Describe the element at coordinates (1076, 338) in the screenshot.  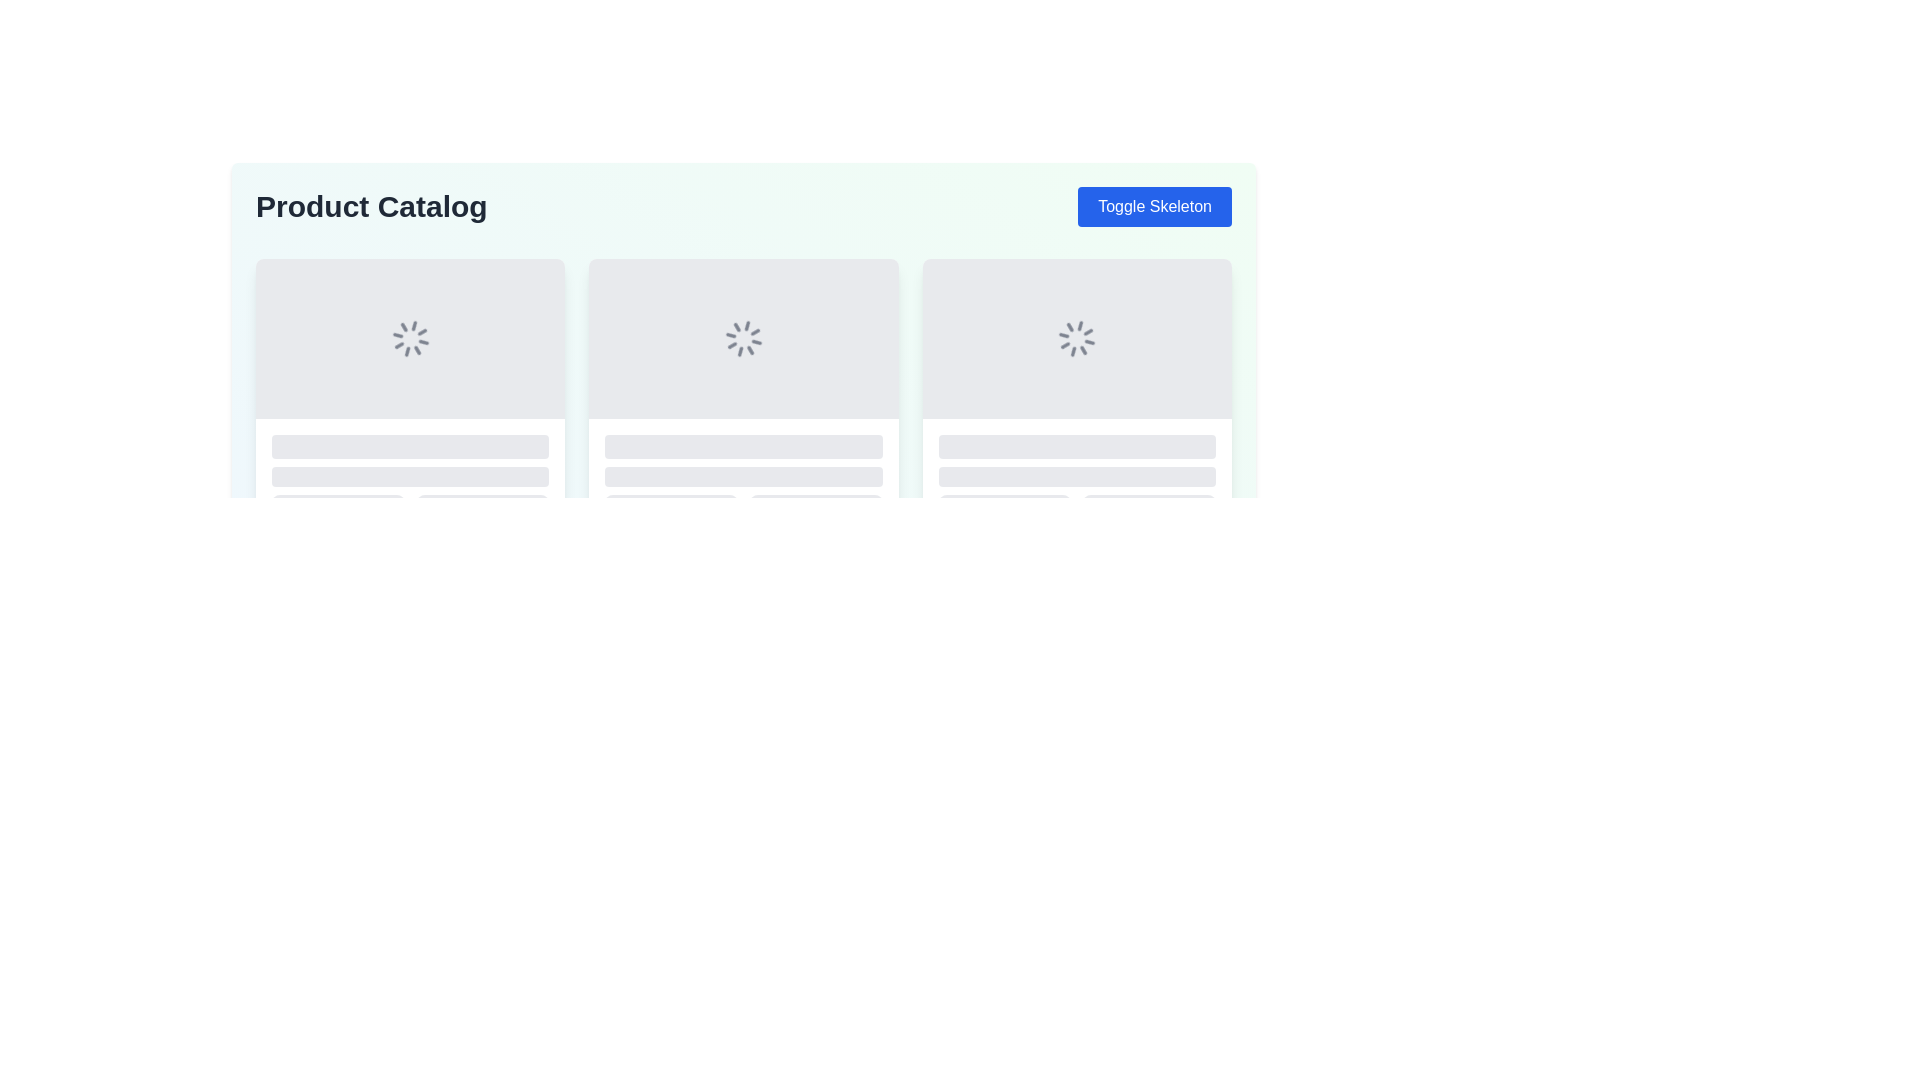
I see `the loading spinner, which is a circular loader icon with multiple radiating lines, spinning in gray color, located centrally within a light gray rectangular card` at that location.